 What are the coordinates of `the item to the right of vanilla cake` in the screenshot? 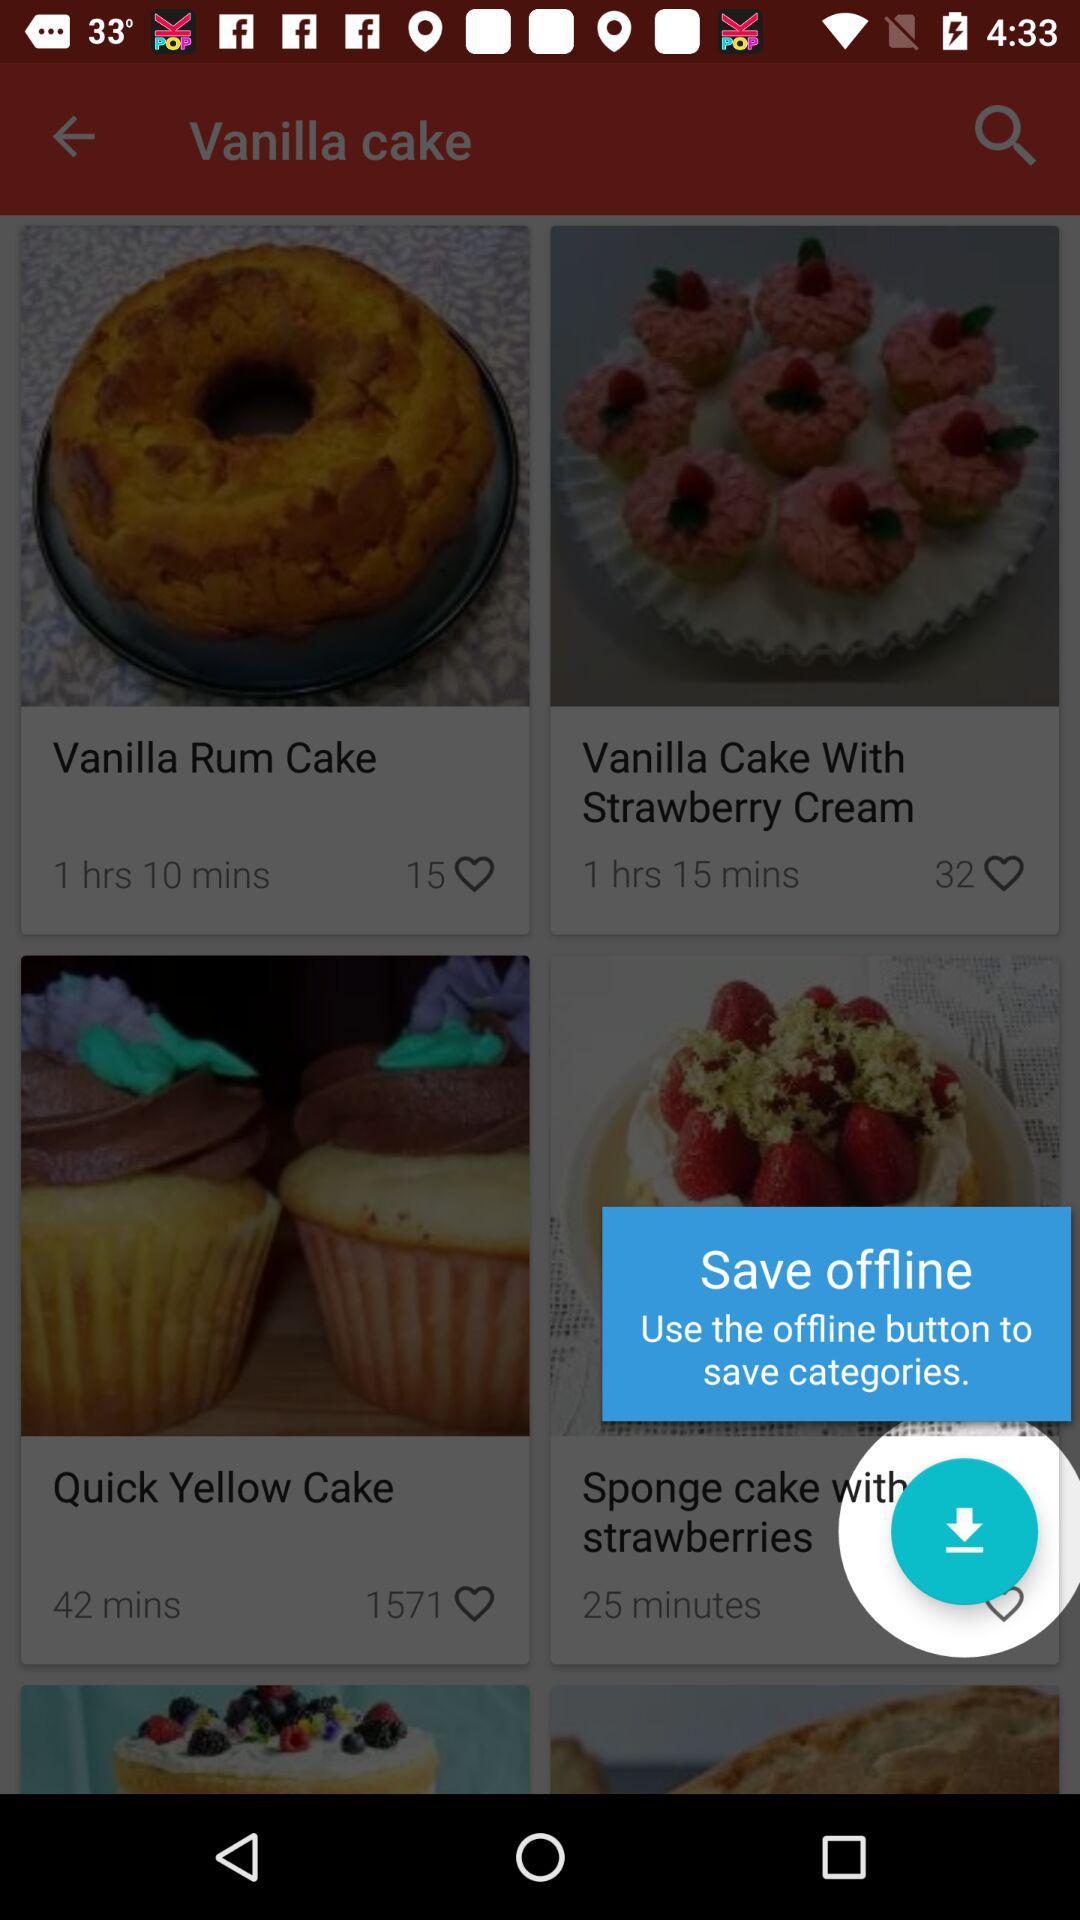 It's located at (1006, 135).